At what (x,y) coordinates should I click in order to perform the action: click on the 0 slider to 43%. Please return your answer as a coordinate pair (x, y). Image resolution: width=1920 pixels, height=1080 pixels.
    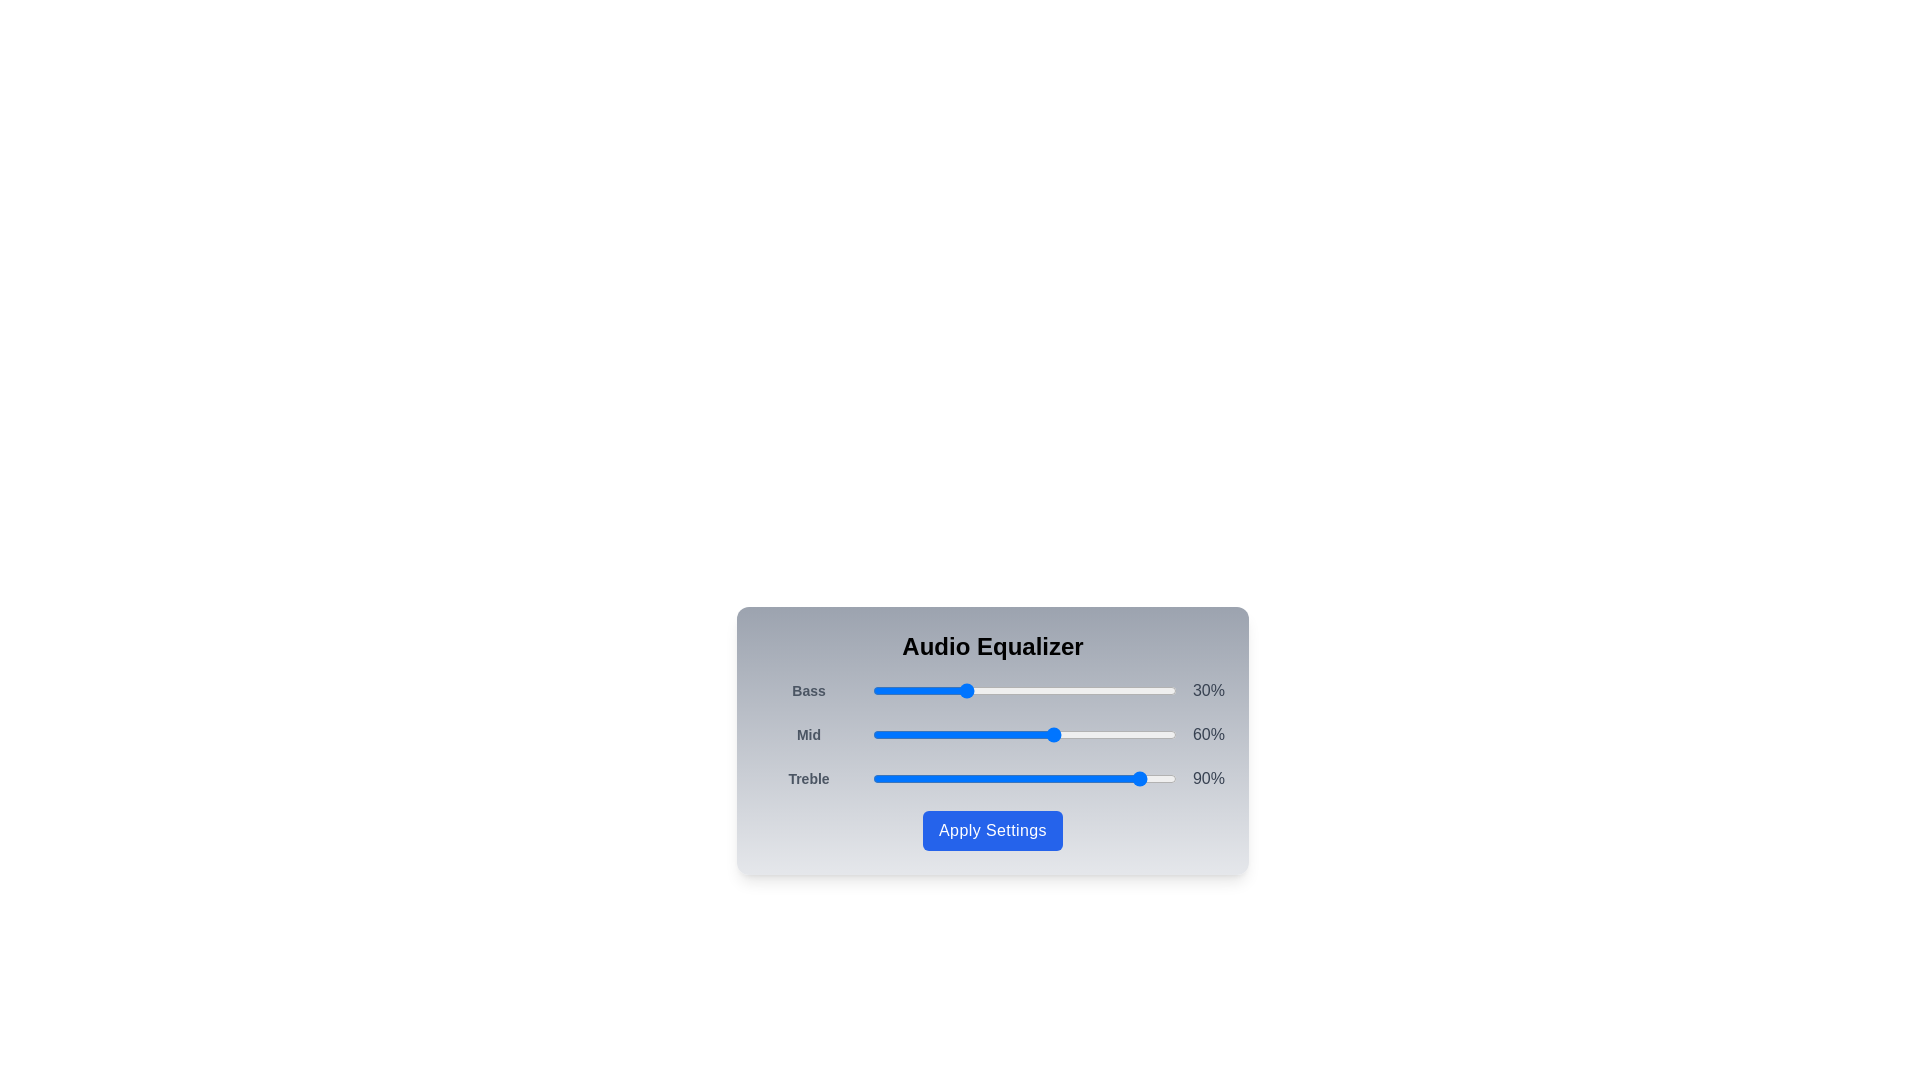
    Looking at the image, I should click on (1003, 689).